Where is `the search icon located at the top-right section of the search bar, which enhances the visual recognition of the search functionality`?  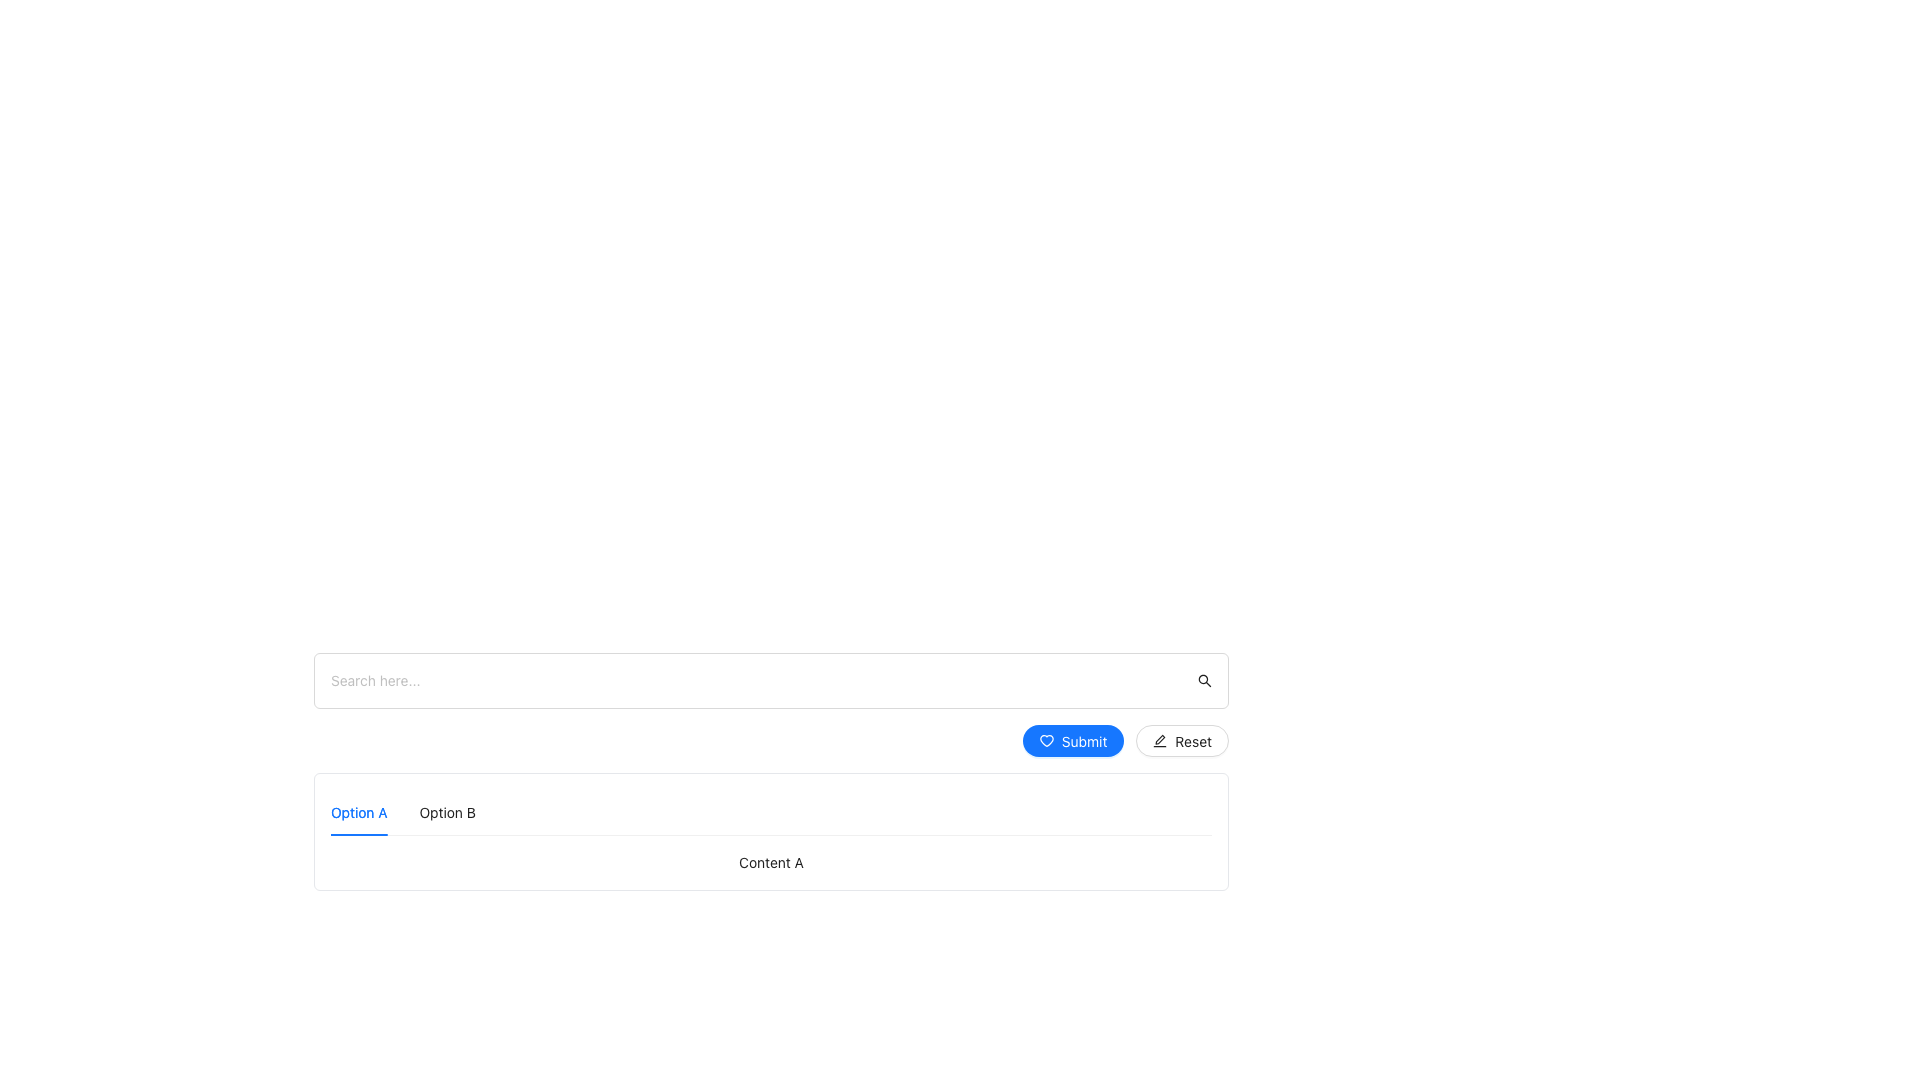
the search icon located at the top-right section of the search bar, which enhances the visual recognition of the search functionality is located at coordinates (1203, 680).